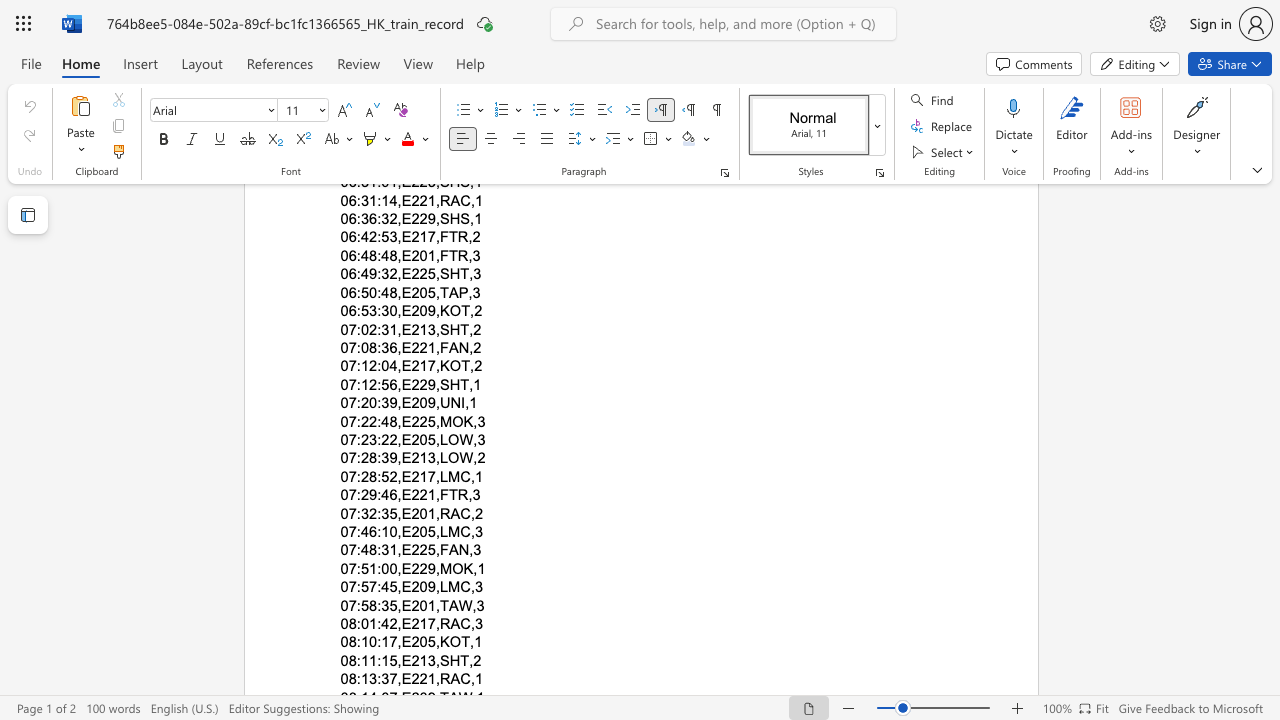 The width and height of the screenshot is (1280, 720). I want to click on the space between the continuous character ":" and "0" in the text, so click(382, 568).